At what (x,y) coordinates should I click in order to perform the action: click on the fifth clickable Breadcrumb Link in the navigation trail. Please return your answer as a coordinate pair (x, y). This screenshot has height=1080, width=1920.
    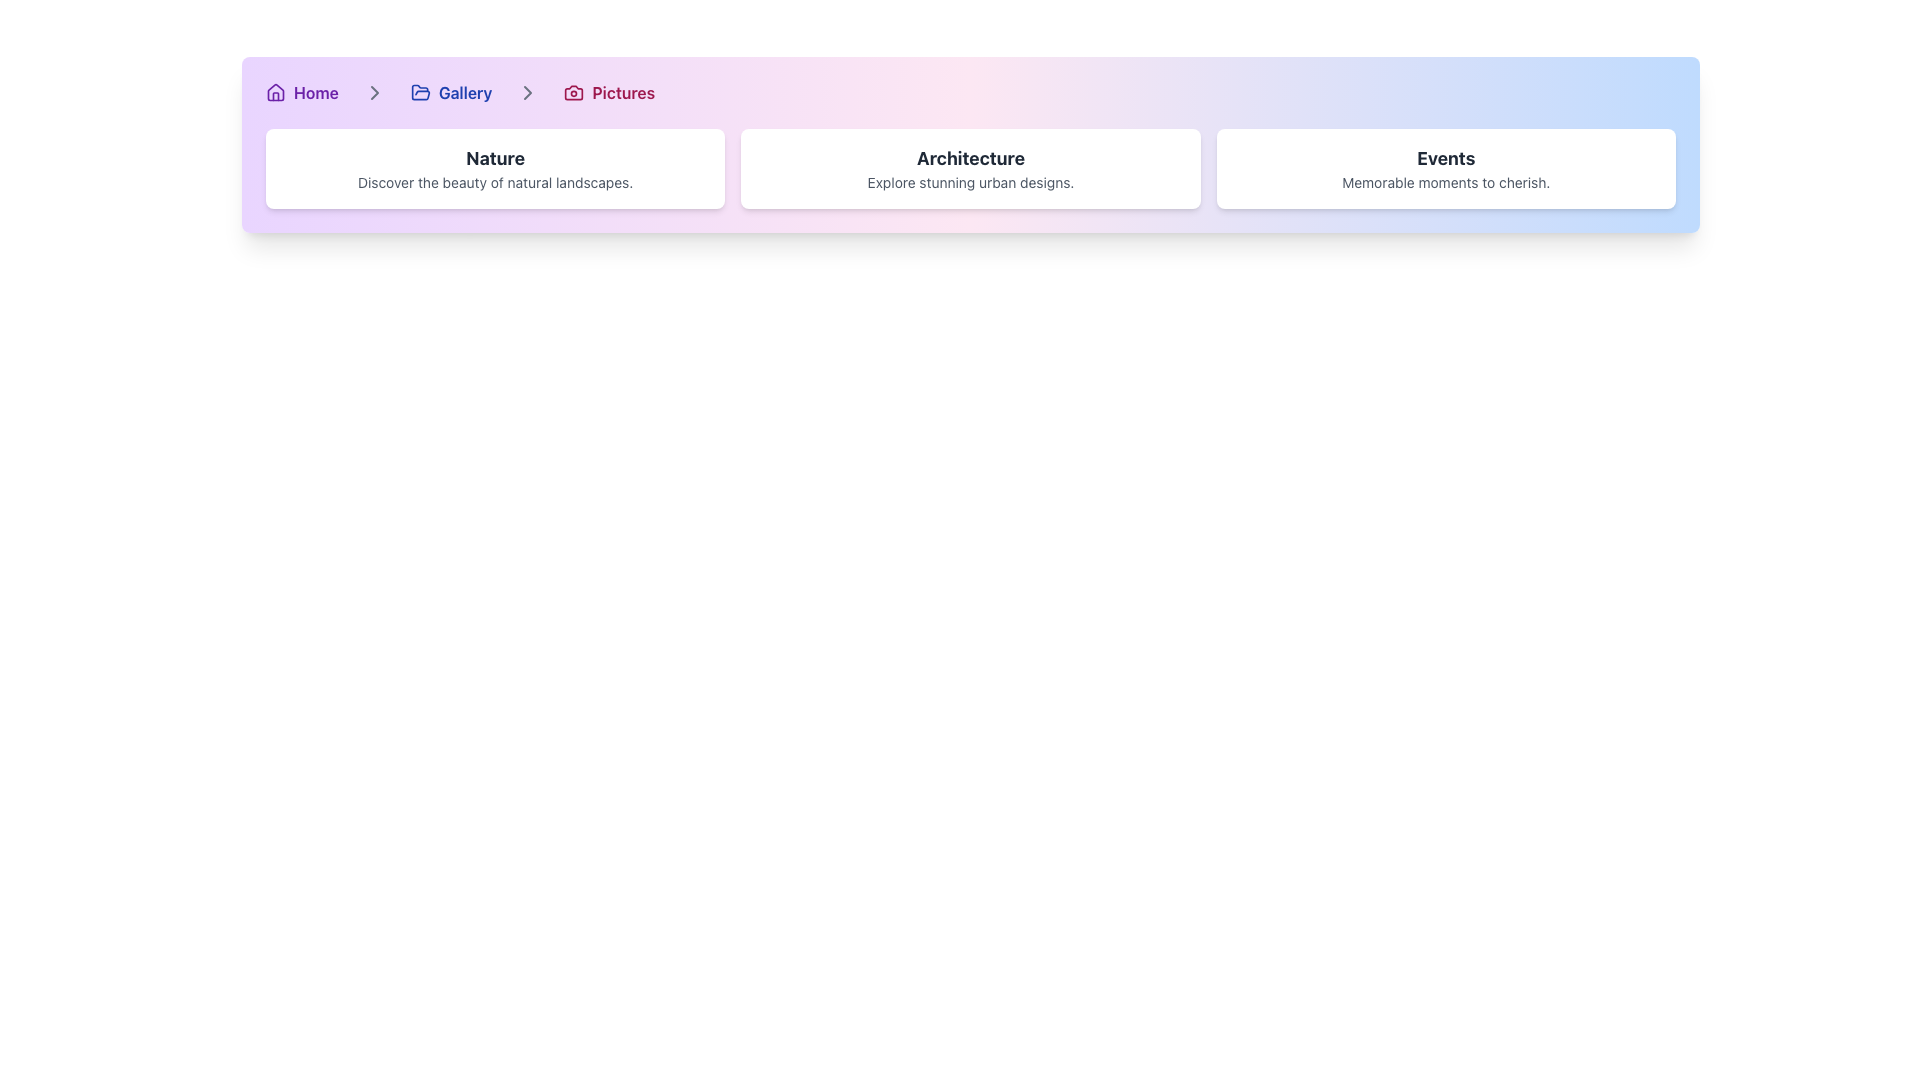
    Looking at the image, I should click on (608, 92).